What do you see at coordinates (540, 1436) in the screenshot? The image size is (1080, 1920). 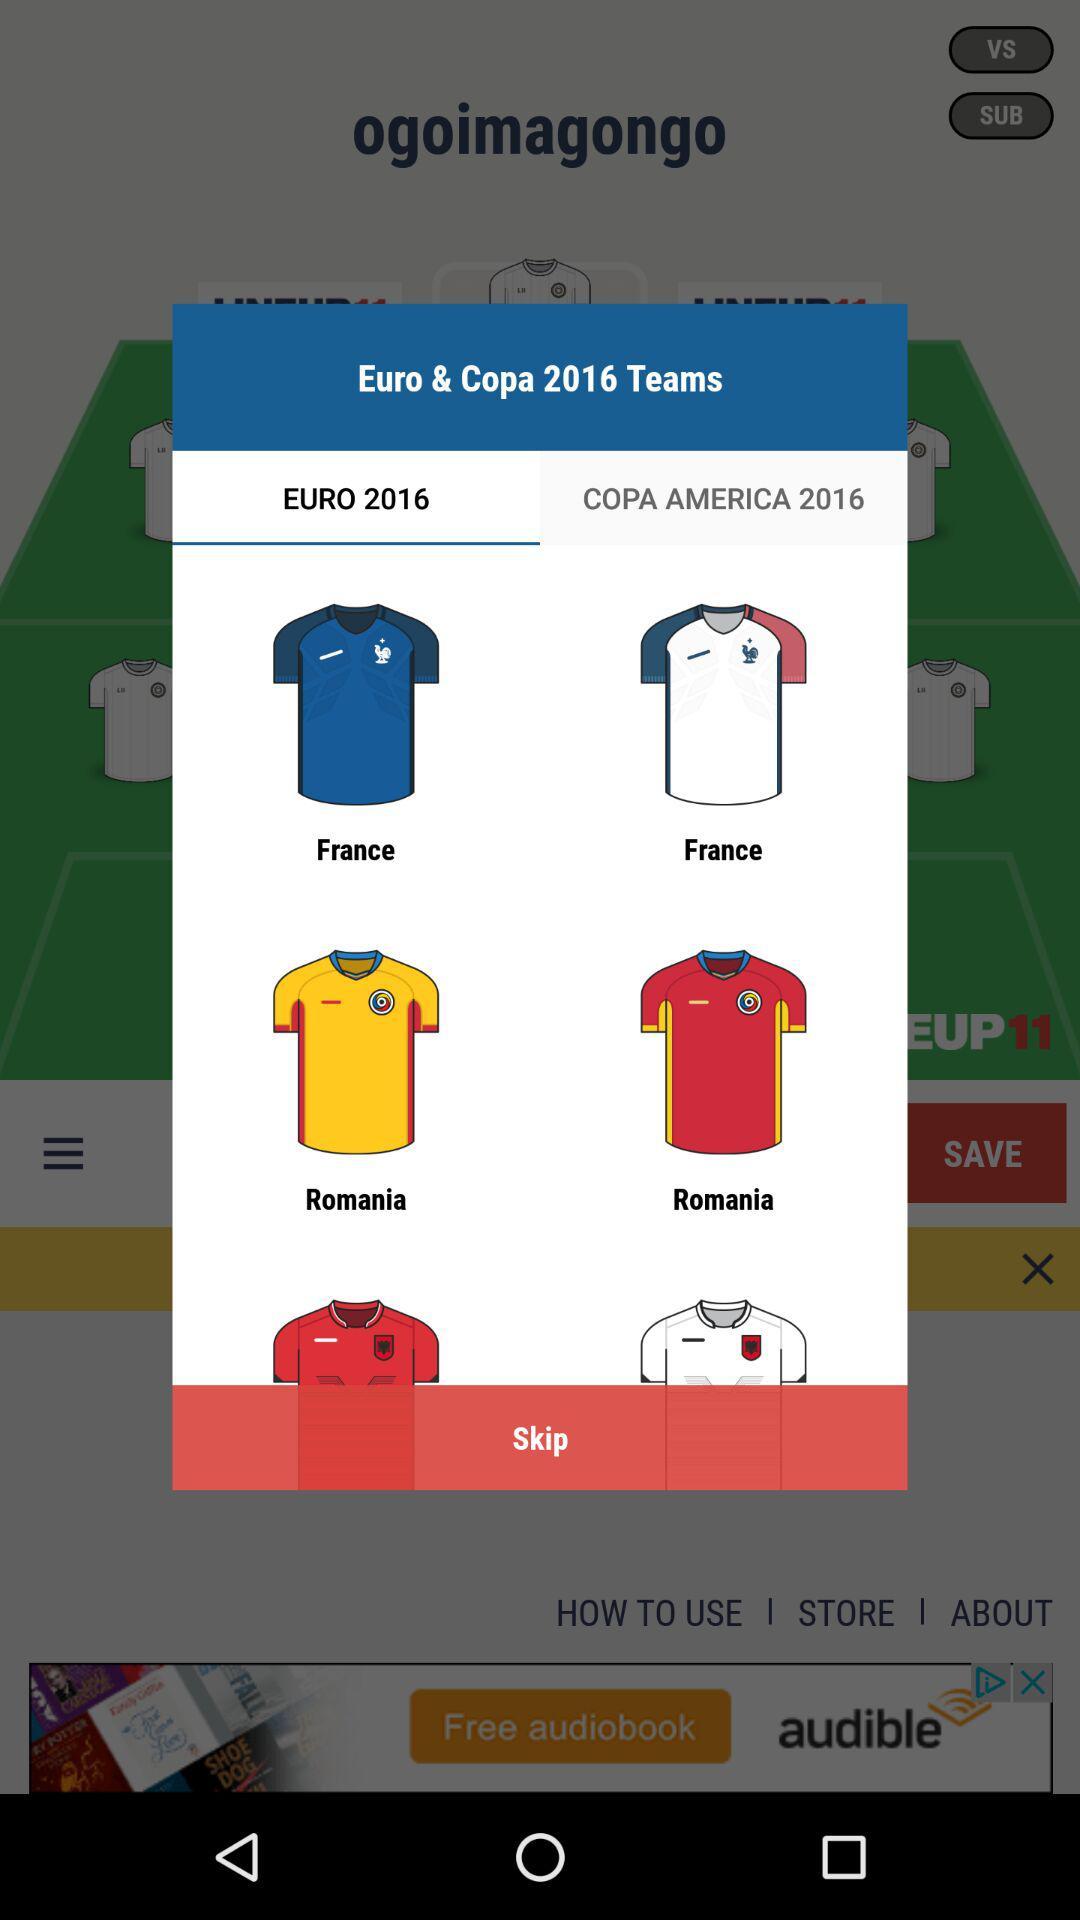 I see `item below the romania` at bounding box center [540, 1436].